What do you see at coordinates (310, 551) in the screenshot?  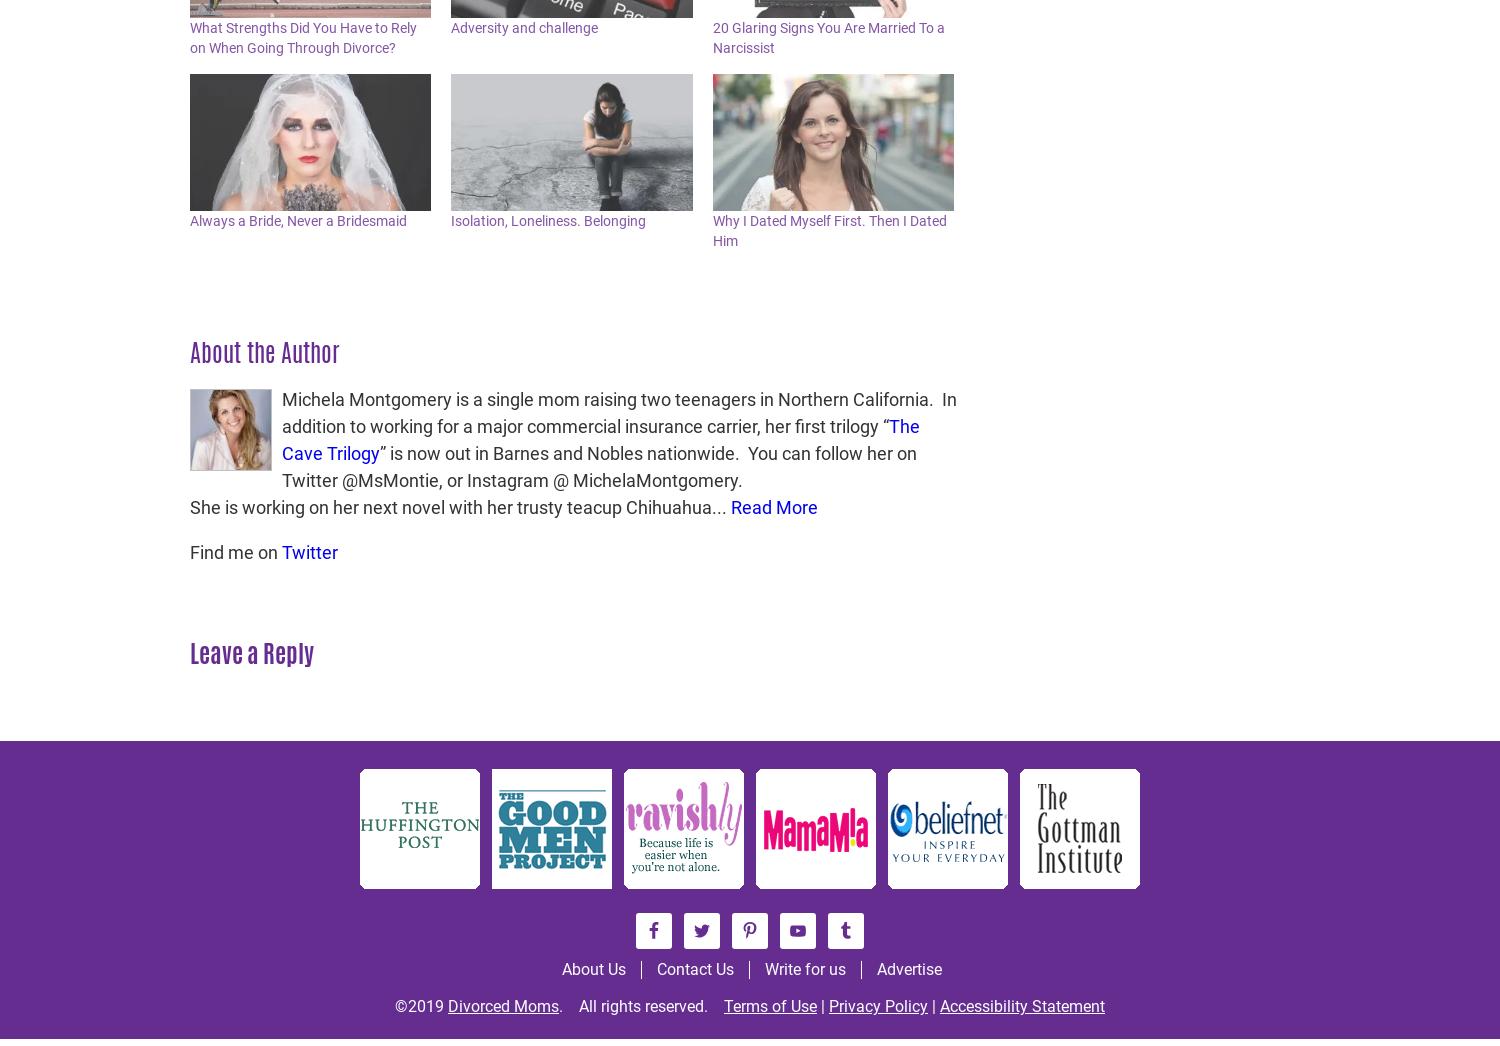 I see `'Twitter'` at bounding box center [310, 551].